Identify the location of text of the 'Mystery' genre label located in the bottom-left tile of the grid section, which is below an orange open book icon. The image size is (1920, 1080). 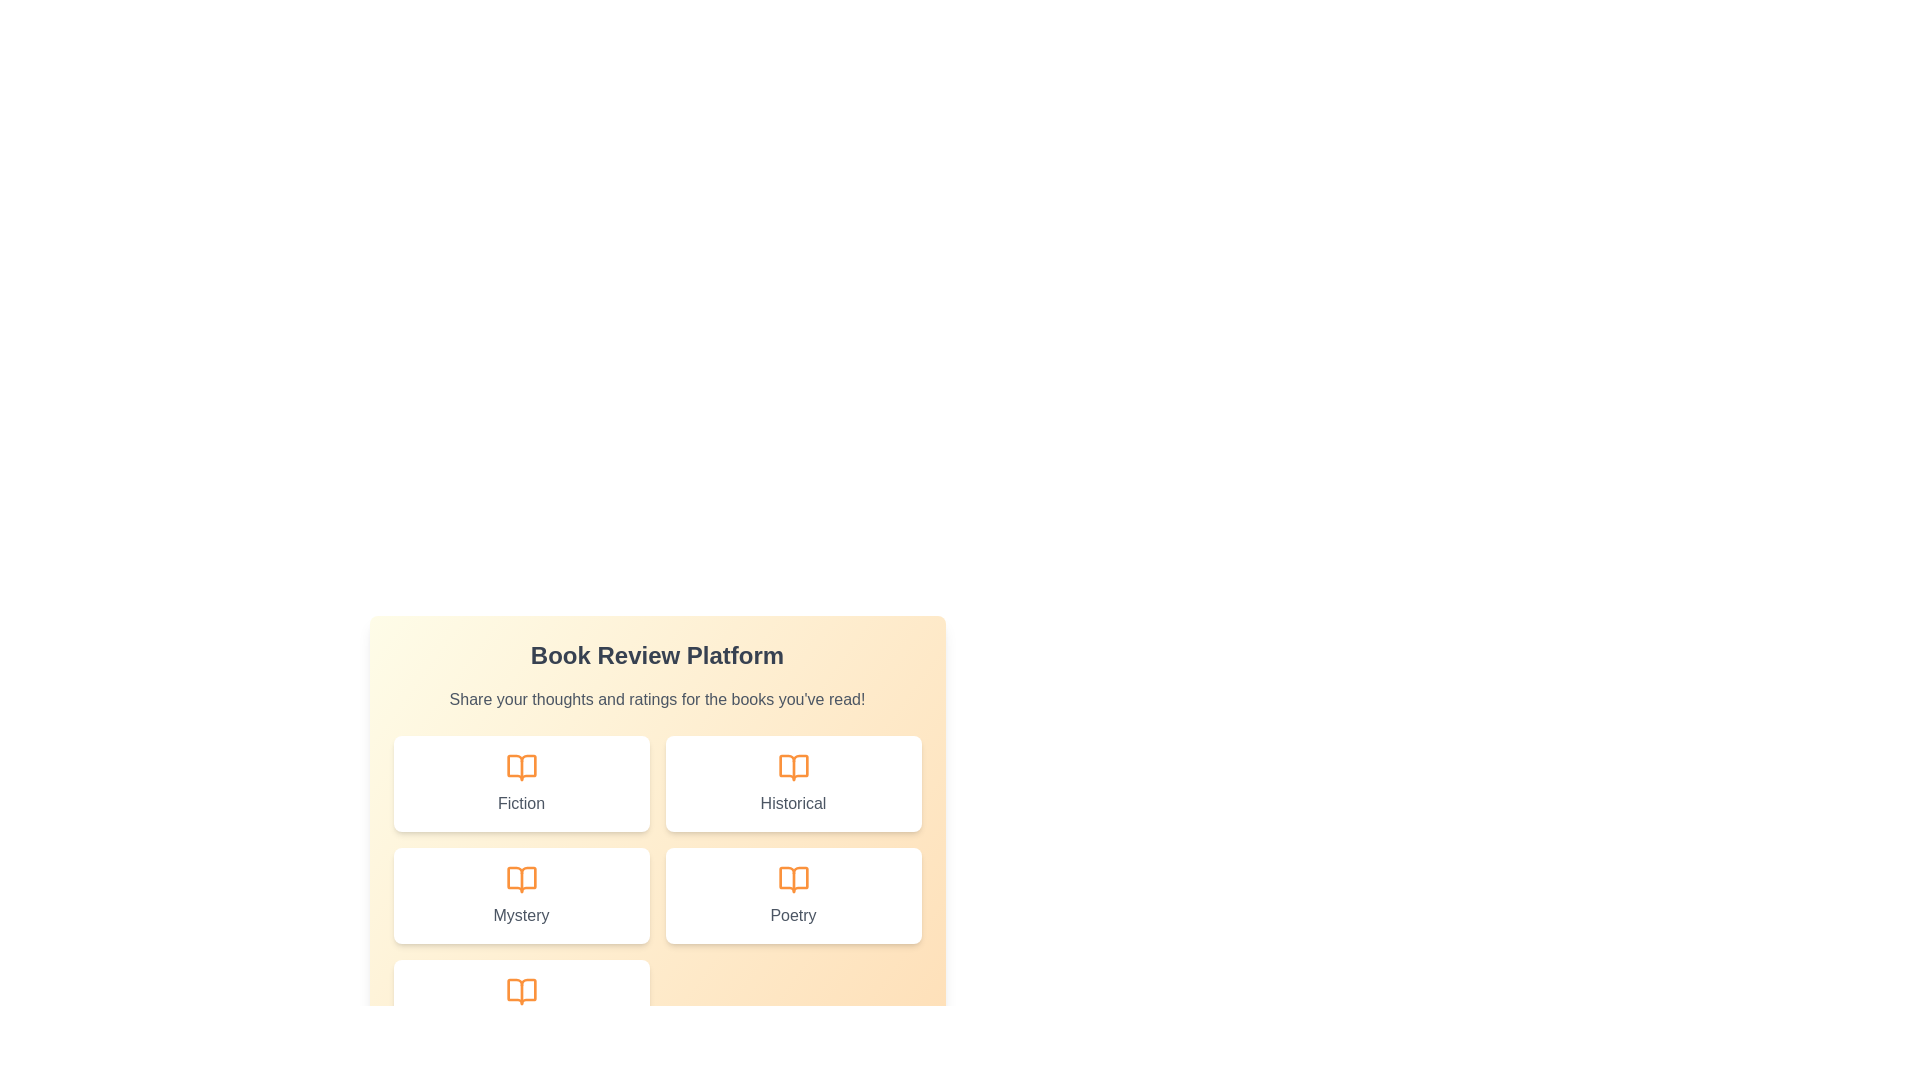
(521, 915).